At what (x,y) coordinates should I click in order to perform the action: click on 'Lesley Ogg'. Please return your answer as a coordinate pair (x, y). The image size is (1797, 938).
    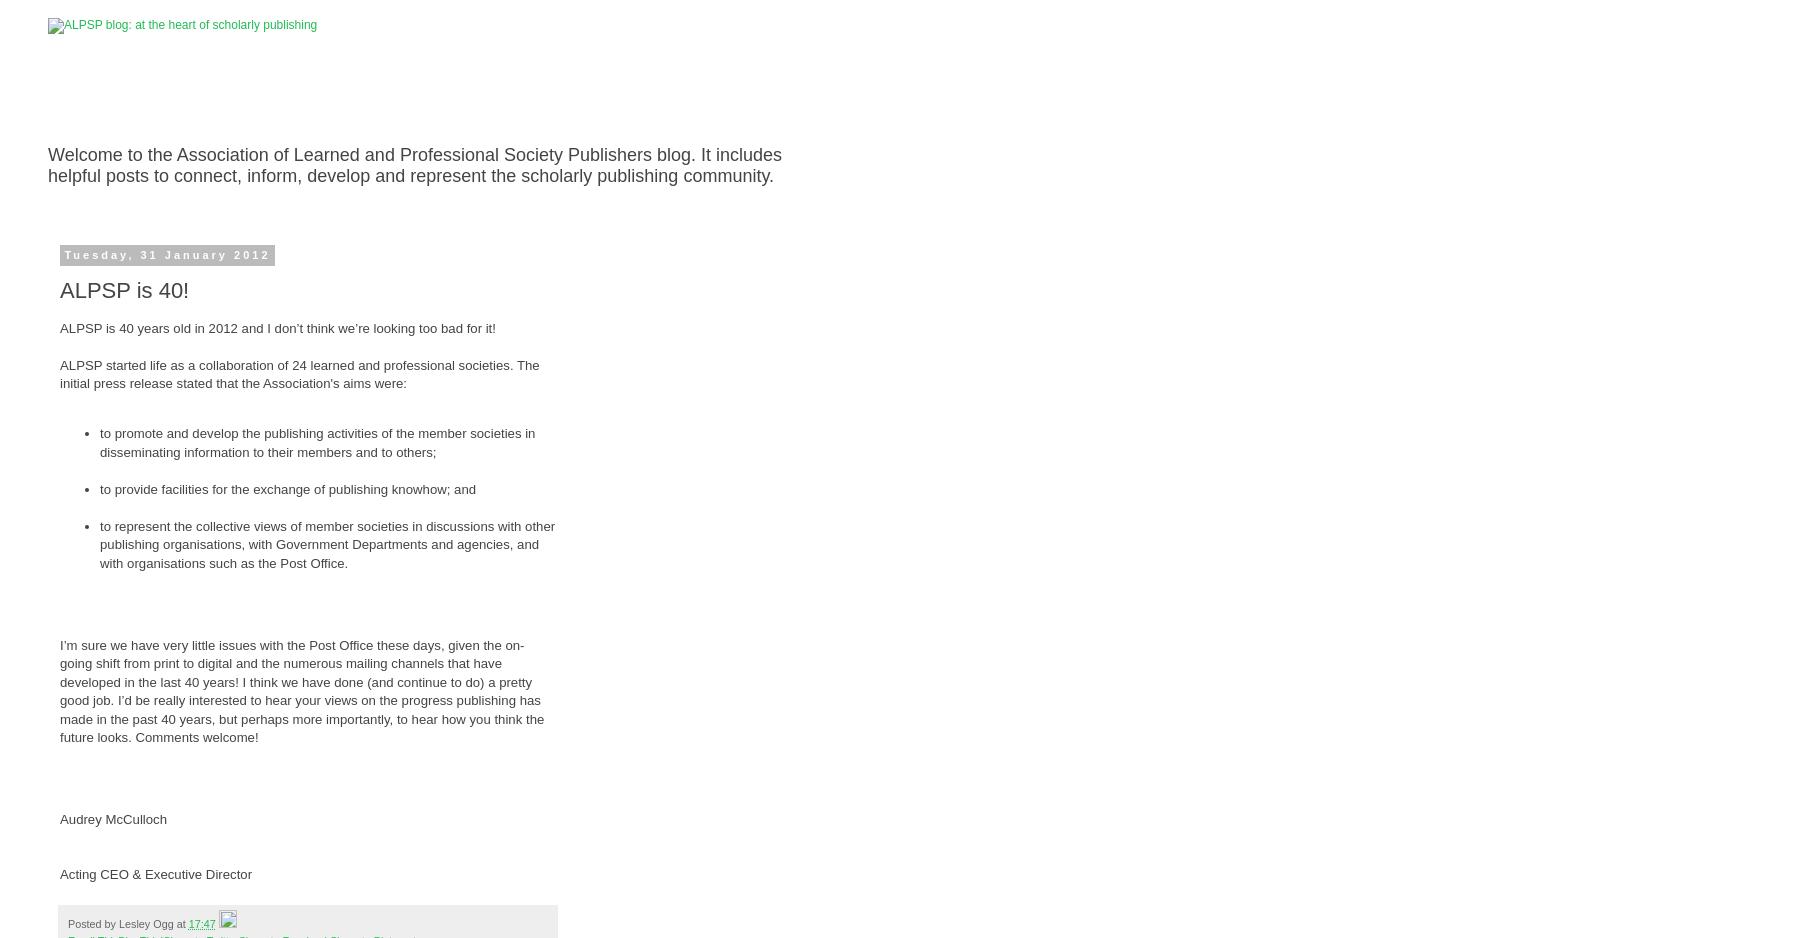
    Looking at the image, I should click on (144, 921).